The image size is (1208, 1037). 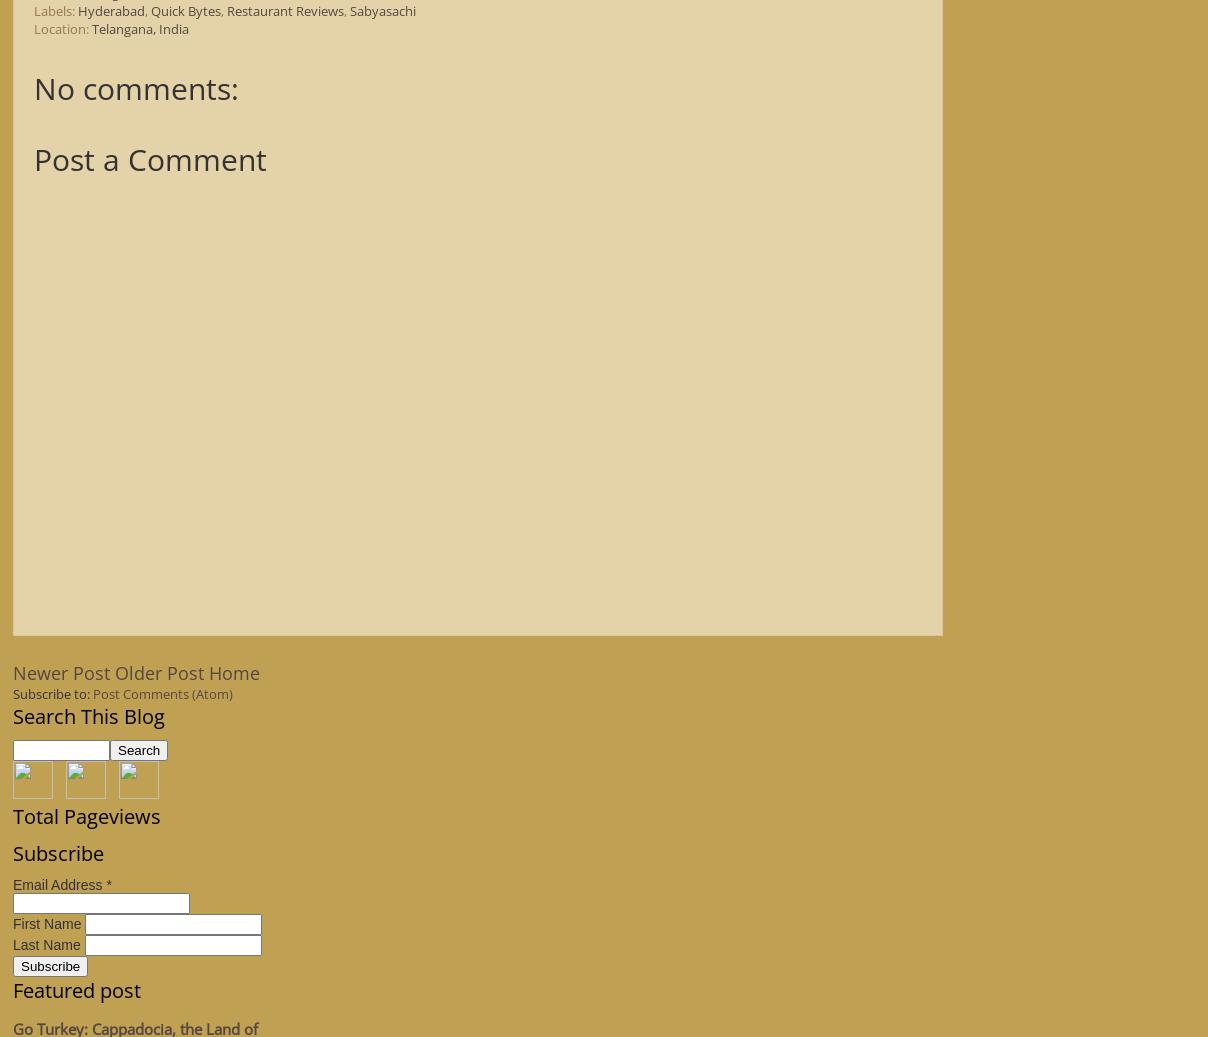 What do you see at coordinates (32, 157) in the screenshot?
I see `'Post a Comment'` at bounding box center [32, 157].